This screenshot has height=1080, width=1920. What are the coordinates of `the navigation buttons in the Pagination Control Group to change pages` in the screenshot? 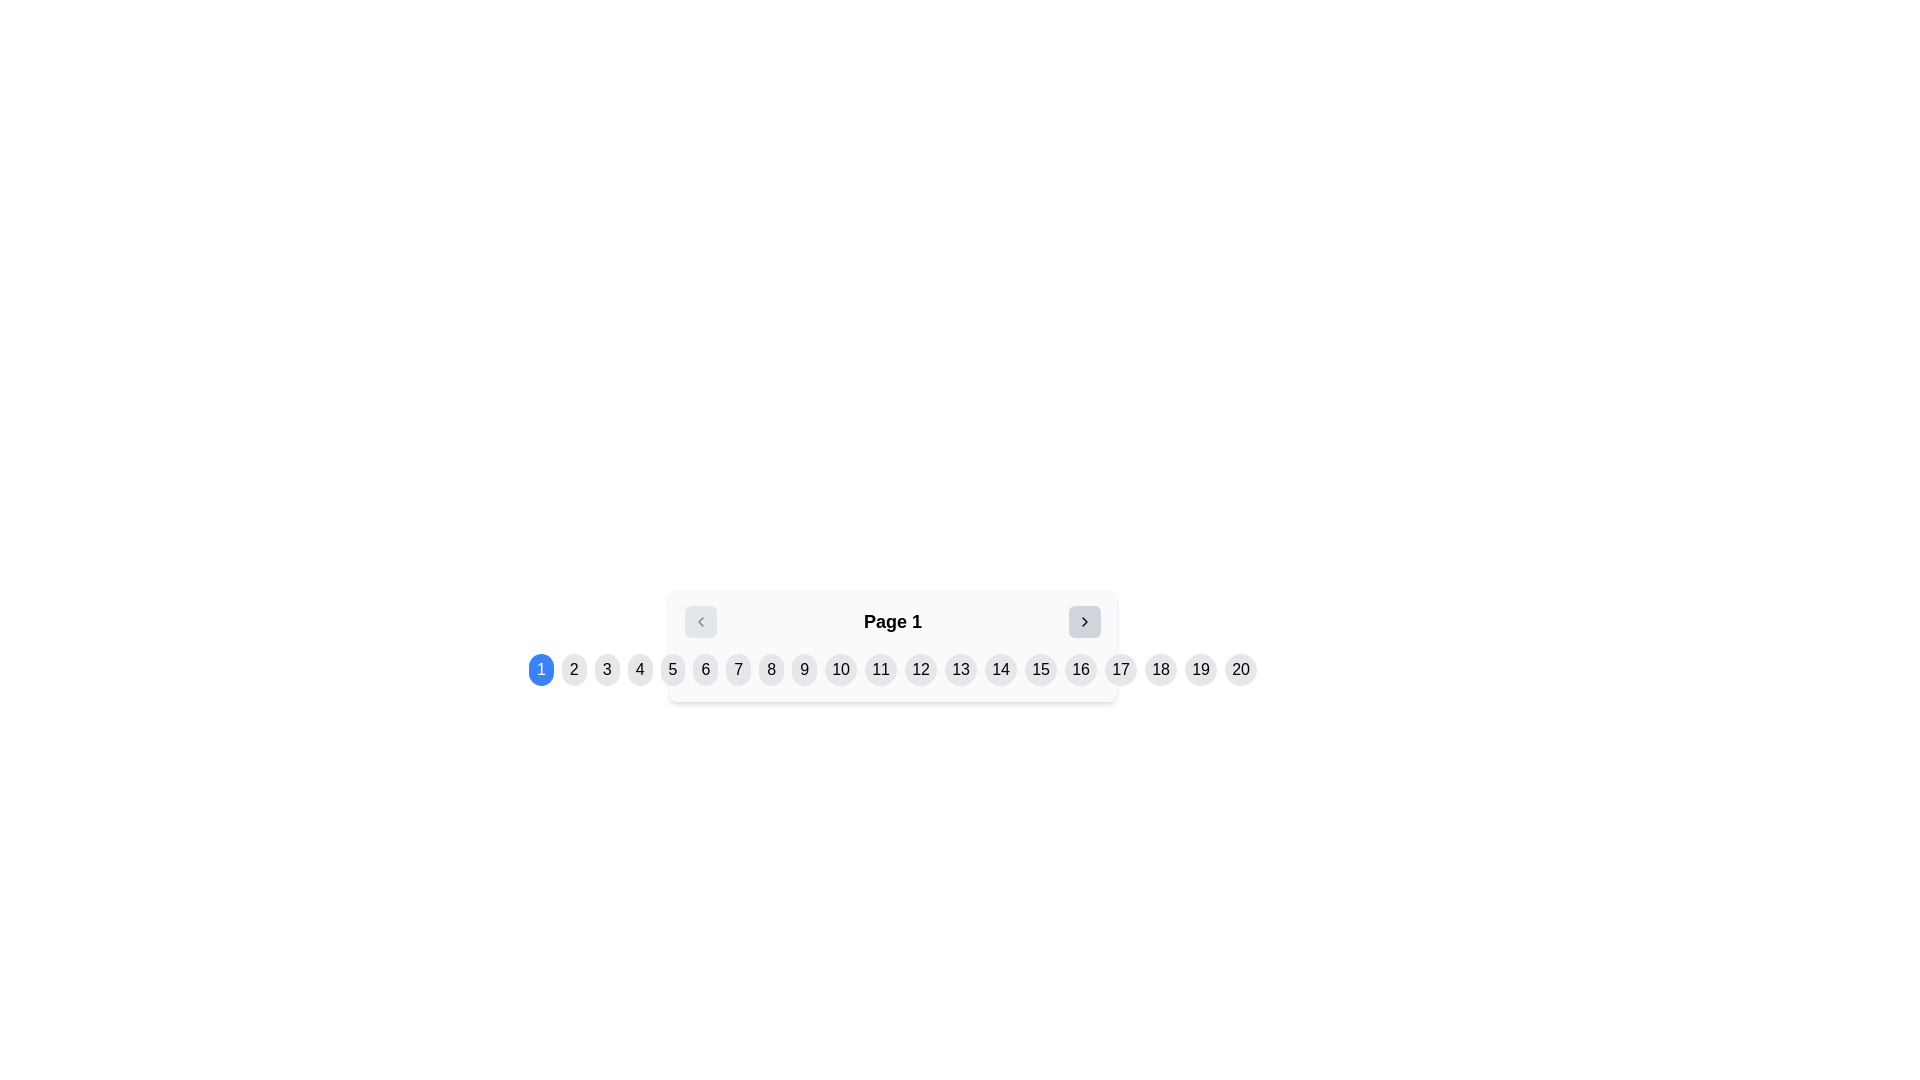 It's located at (891, 645).